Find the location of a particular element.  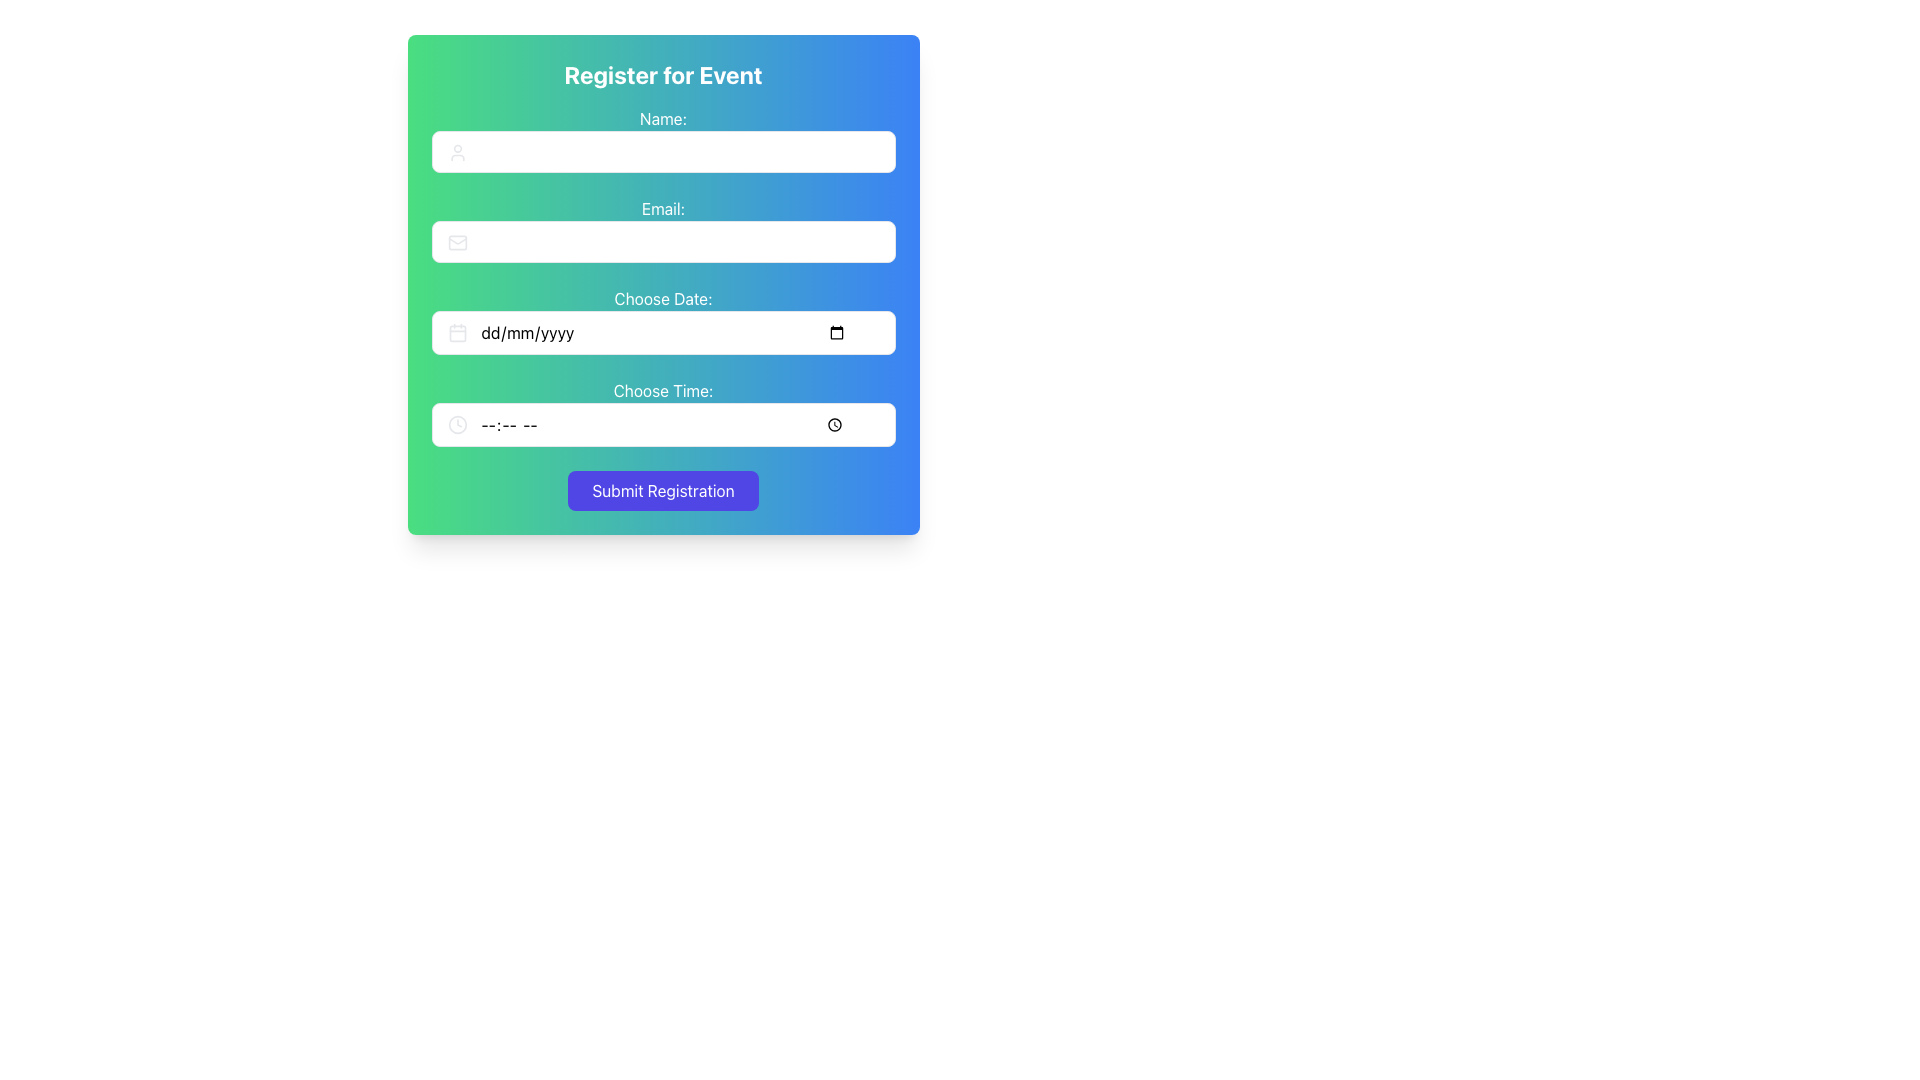

text label indicating the purpose of the adjacent email input field, which is located below the 'Register for Event' heading and above the 'Choose Date' input field is located at coordinates (663, 208).